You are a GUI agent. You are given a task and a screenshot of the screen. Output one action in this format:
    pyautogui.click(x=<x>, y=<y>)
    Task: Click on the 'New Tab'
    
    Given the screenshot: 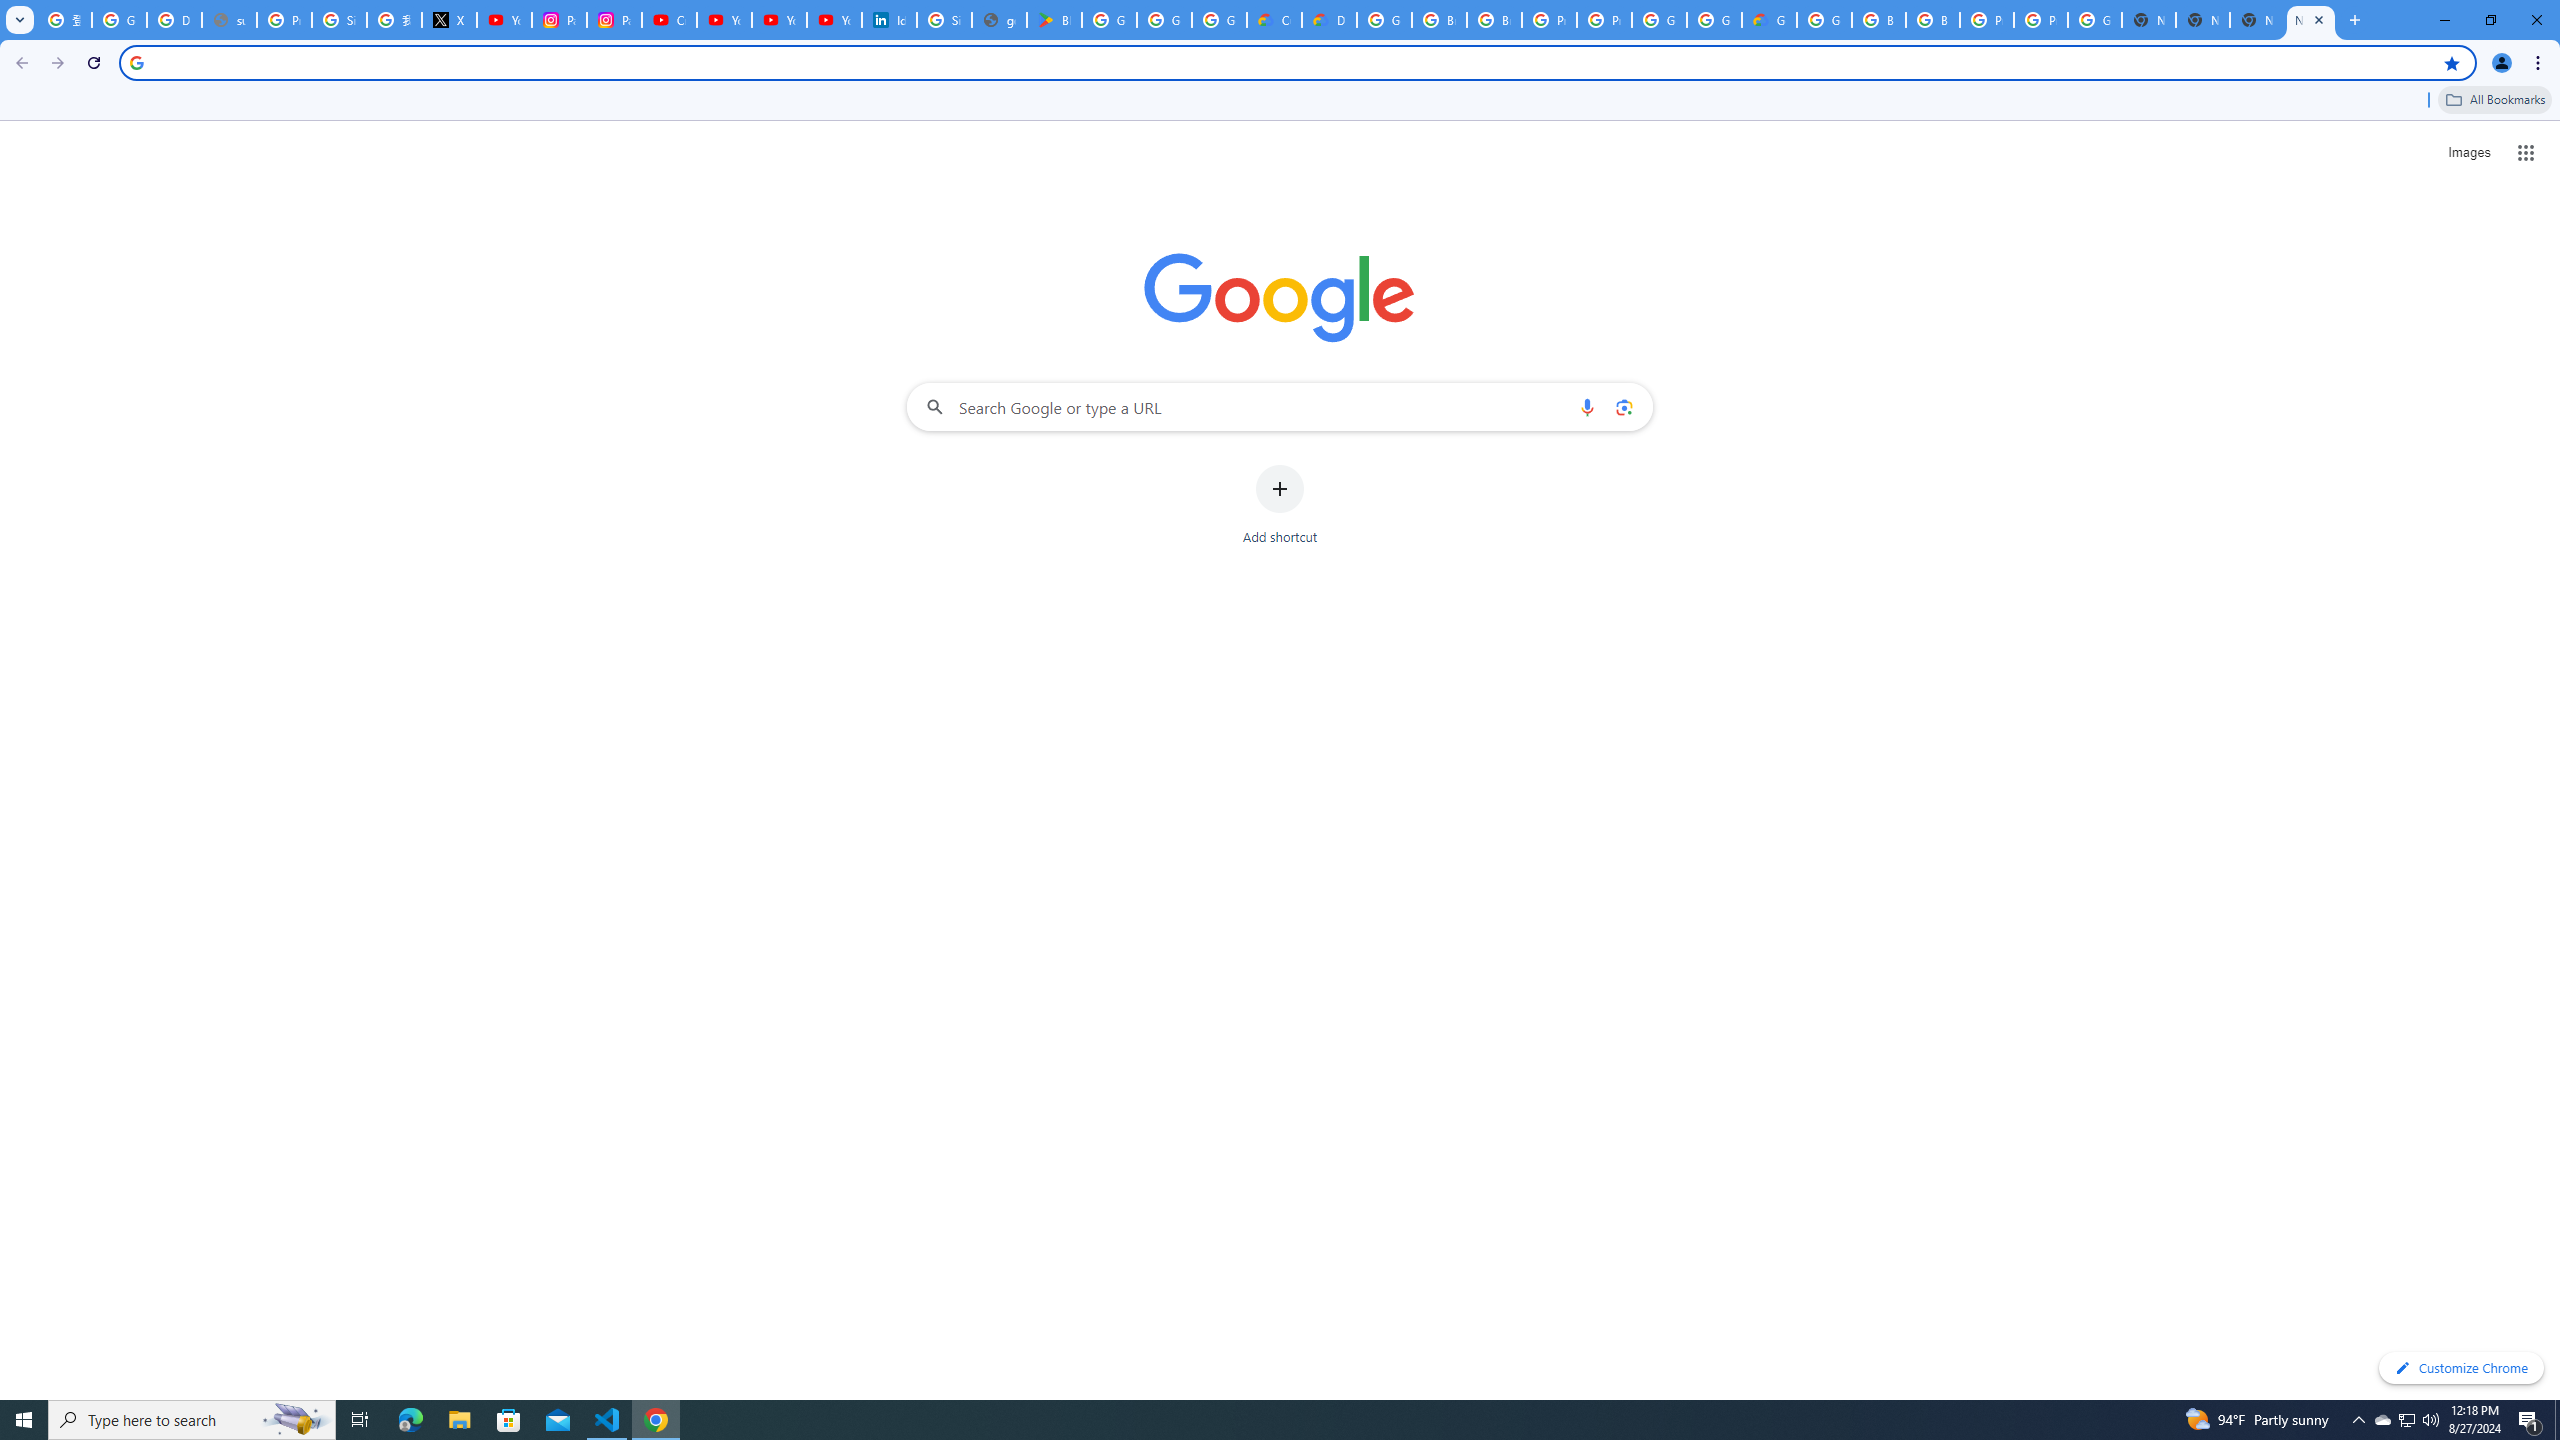 What is the action you would take?
    pyautogui.click(x=2201, y=19)
    